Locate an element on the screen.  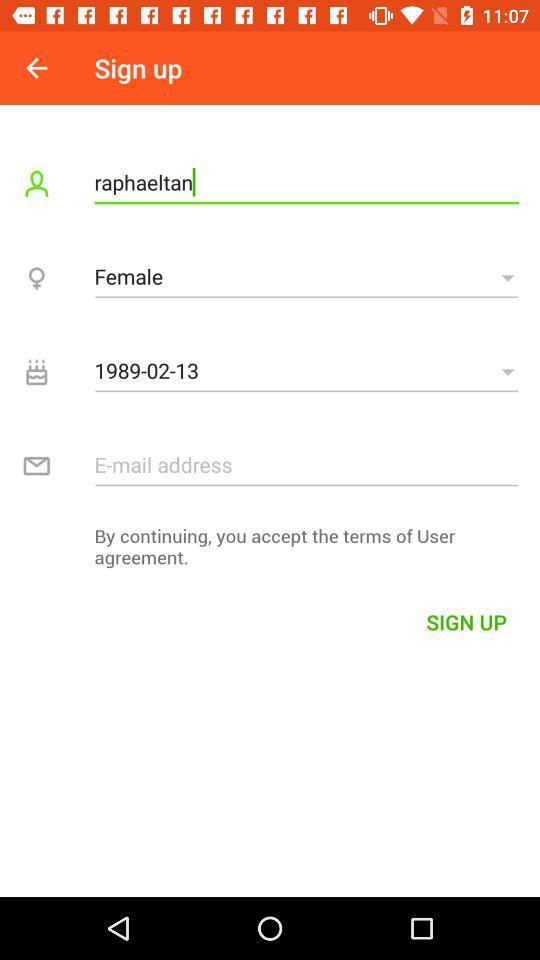
the icon above the sign up is located at coordinates (270, 551).